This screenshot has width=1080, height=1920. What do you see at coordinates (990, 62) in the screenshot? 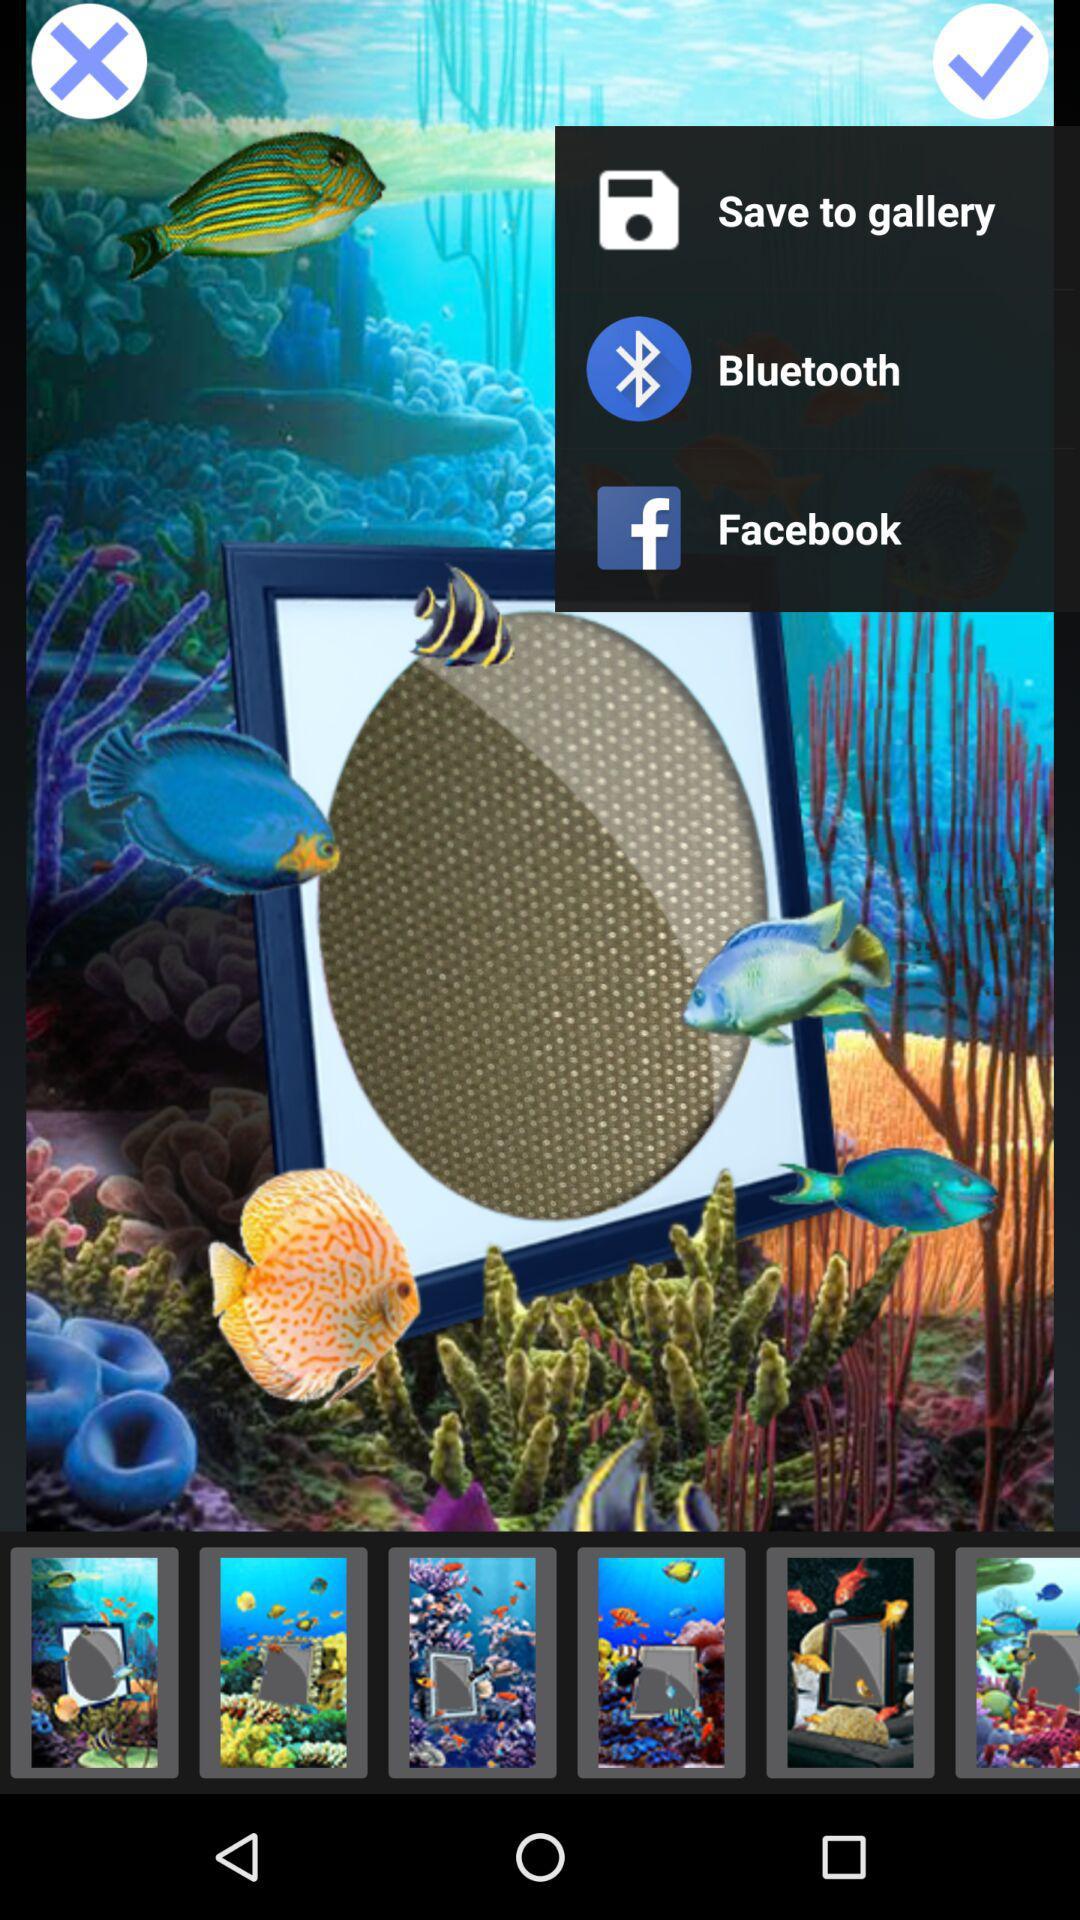
I see `confirm` at bounding box center [990, 62].